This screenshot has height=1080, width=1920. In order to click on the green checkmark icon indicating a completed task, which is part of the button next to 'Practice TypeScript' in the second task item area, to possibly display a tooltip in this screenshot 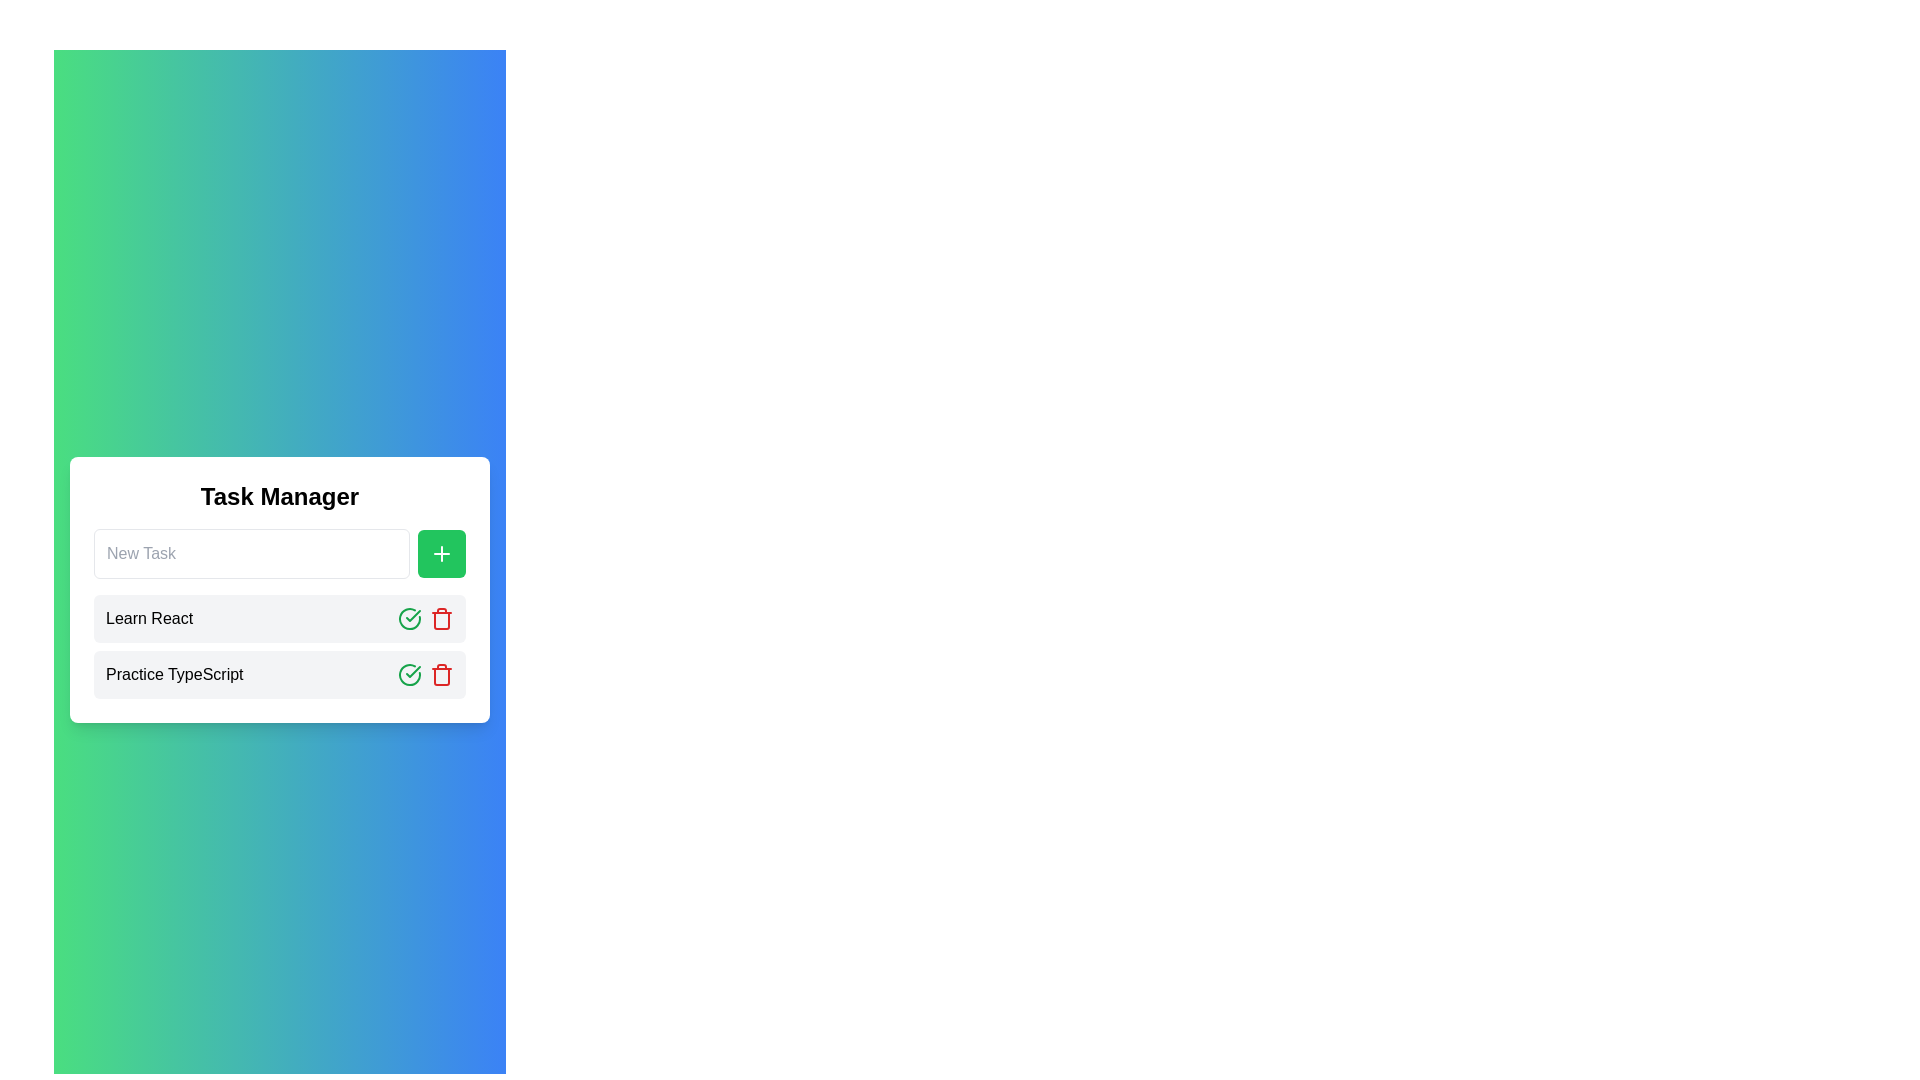, I will do `click(412, 615)`.